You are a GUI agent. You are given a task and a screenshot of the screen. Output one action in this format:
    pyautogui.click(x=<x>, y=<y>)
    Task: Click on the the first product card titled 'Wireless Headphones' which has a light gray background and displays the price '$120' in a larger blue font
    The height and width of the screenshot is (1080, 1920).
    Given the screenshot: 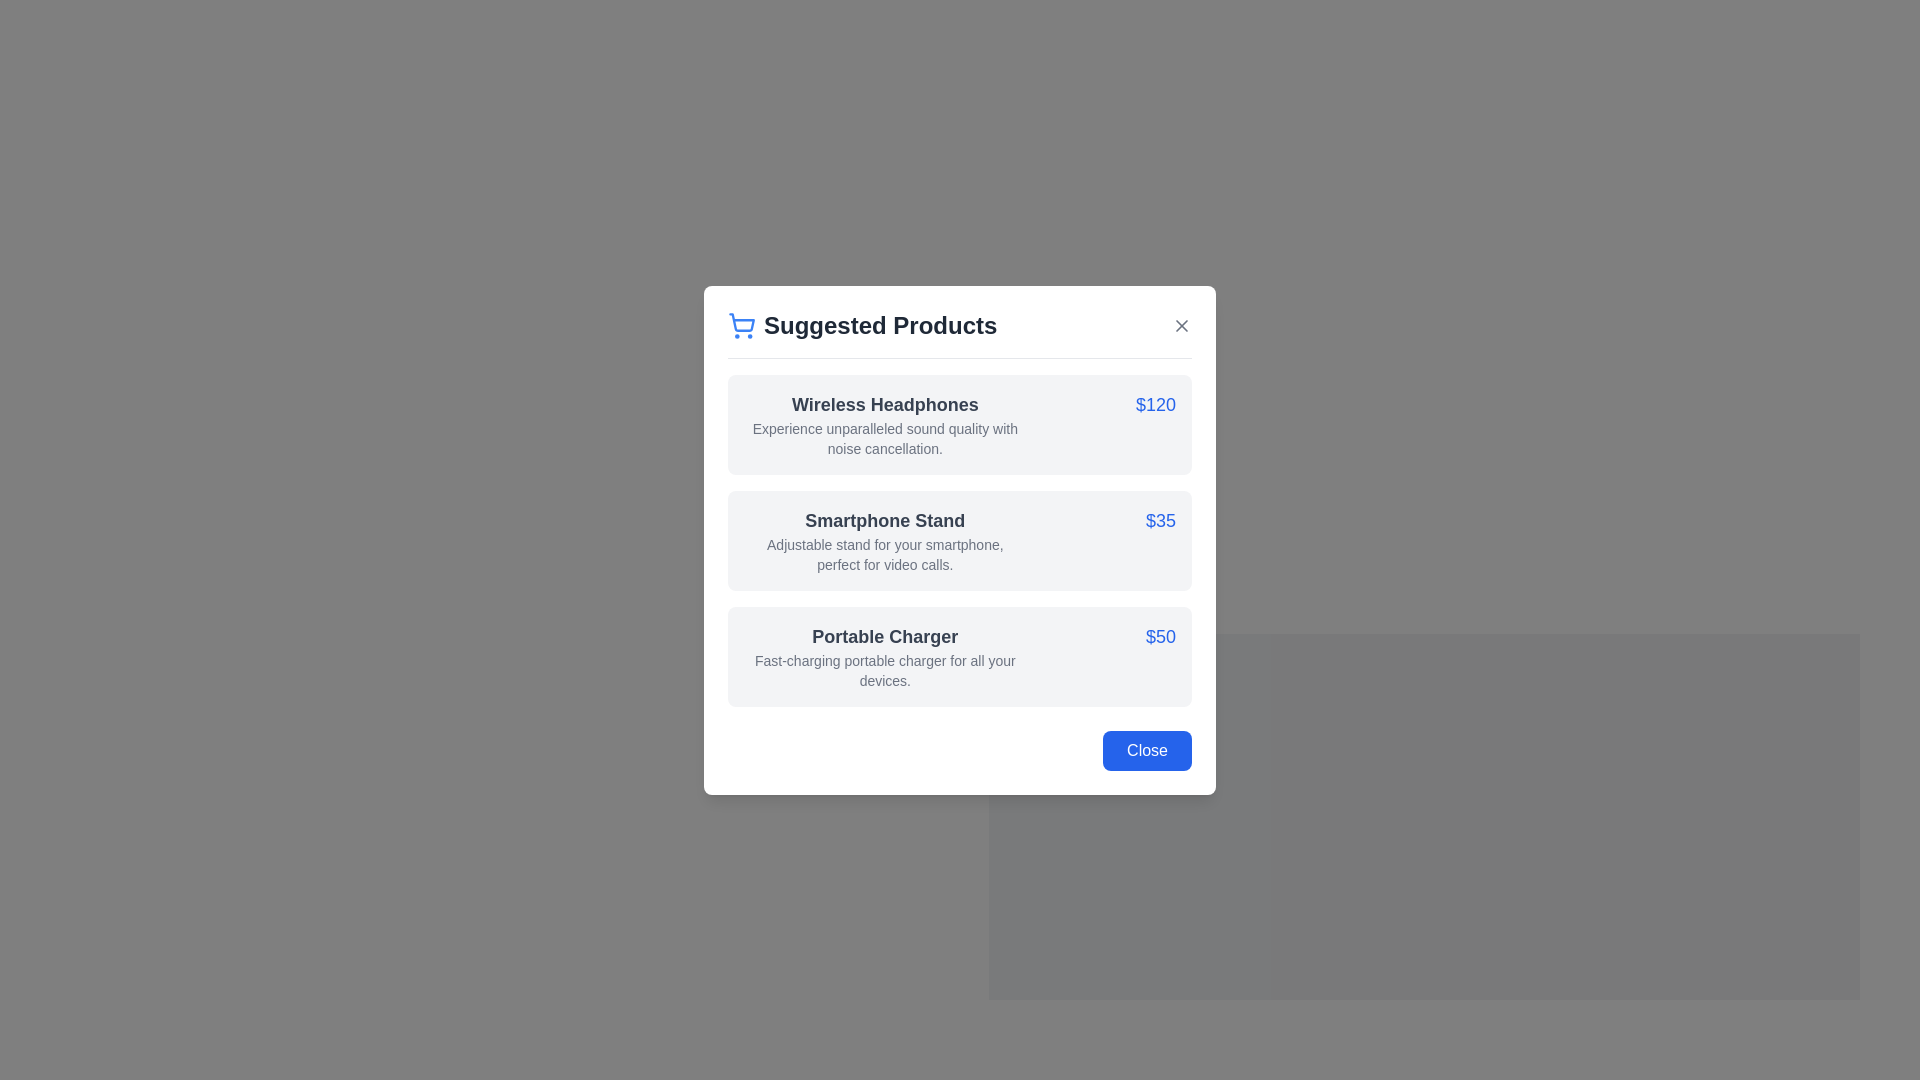 What is the action you would take?
    pyautogui.click(x=960, y=423)
    